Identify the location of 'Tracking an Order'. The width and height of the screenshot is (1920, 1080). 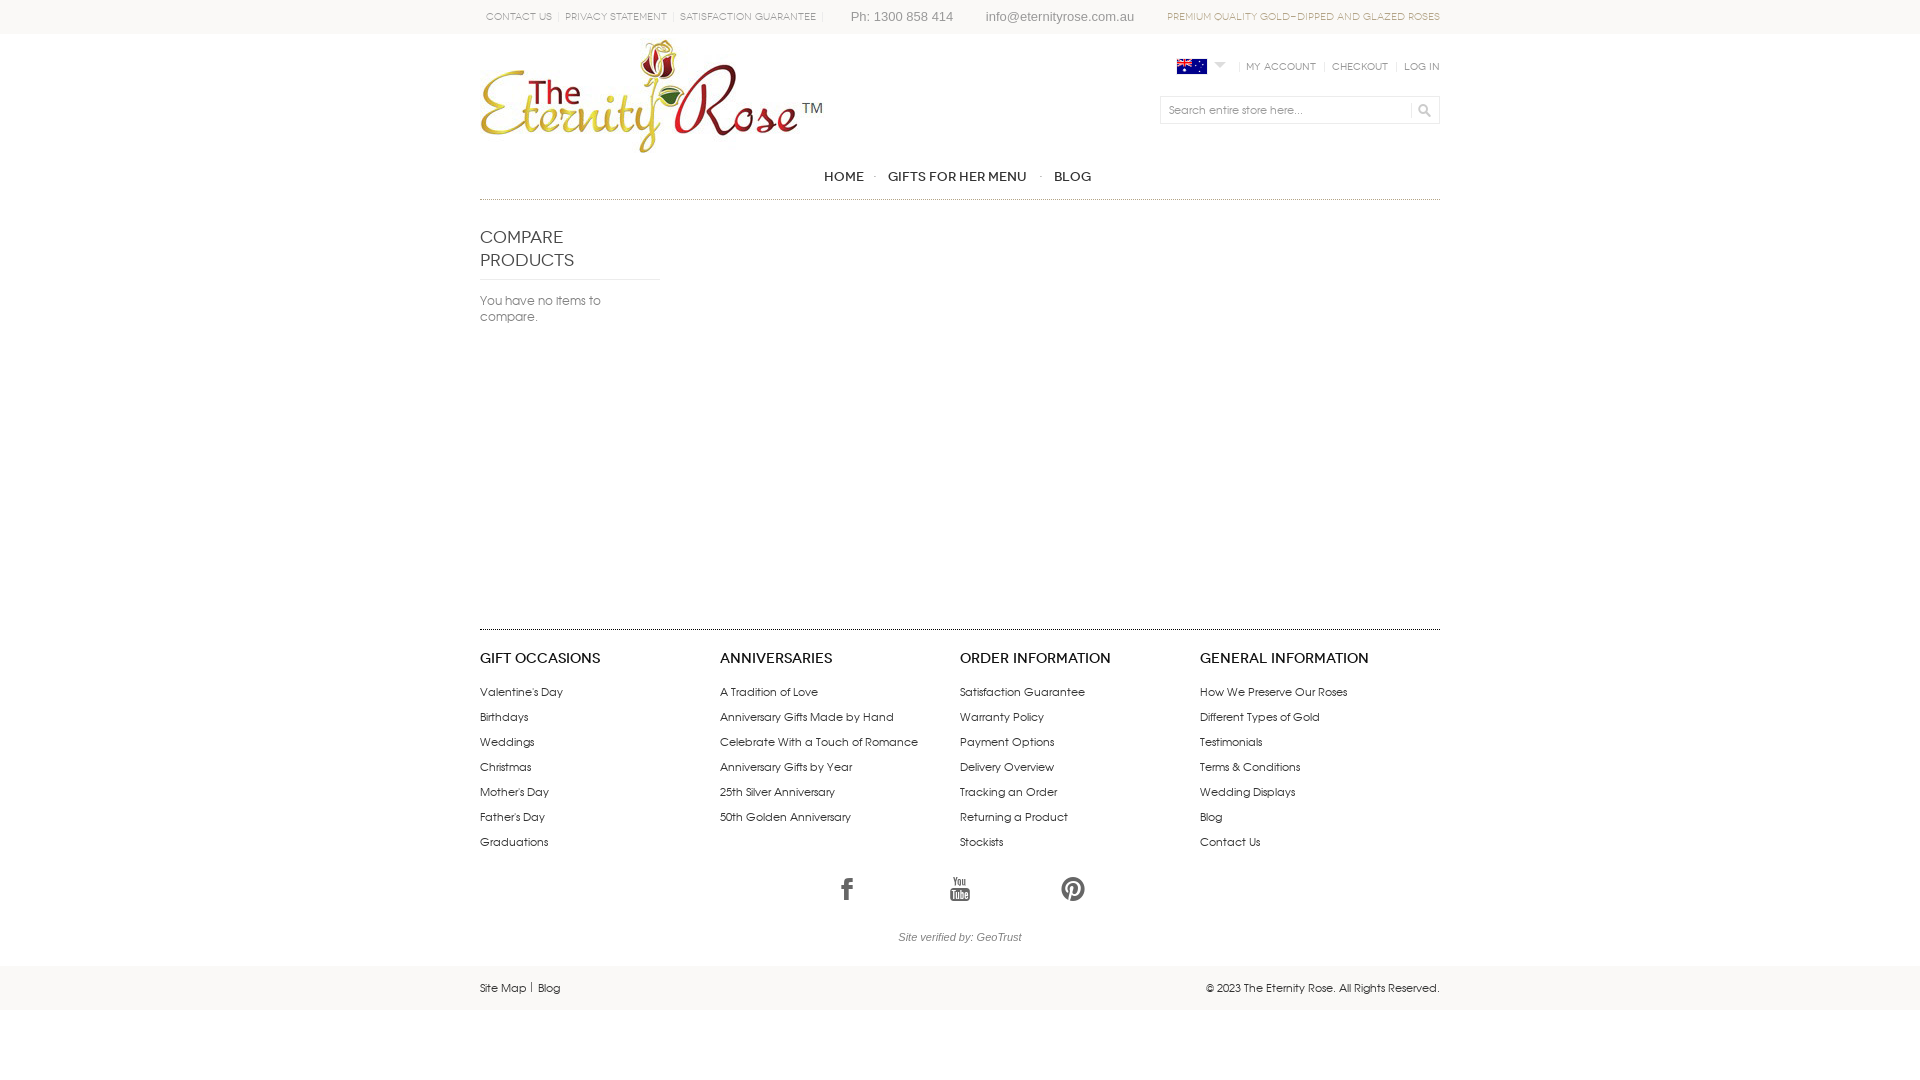
(1008, 790).